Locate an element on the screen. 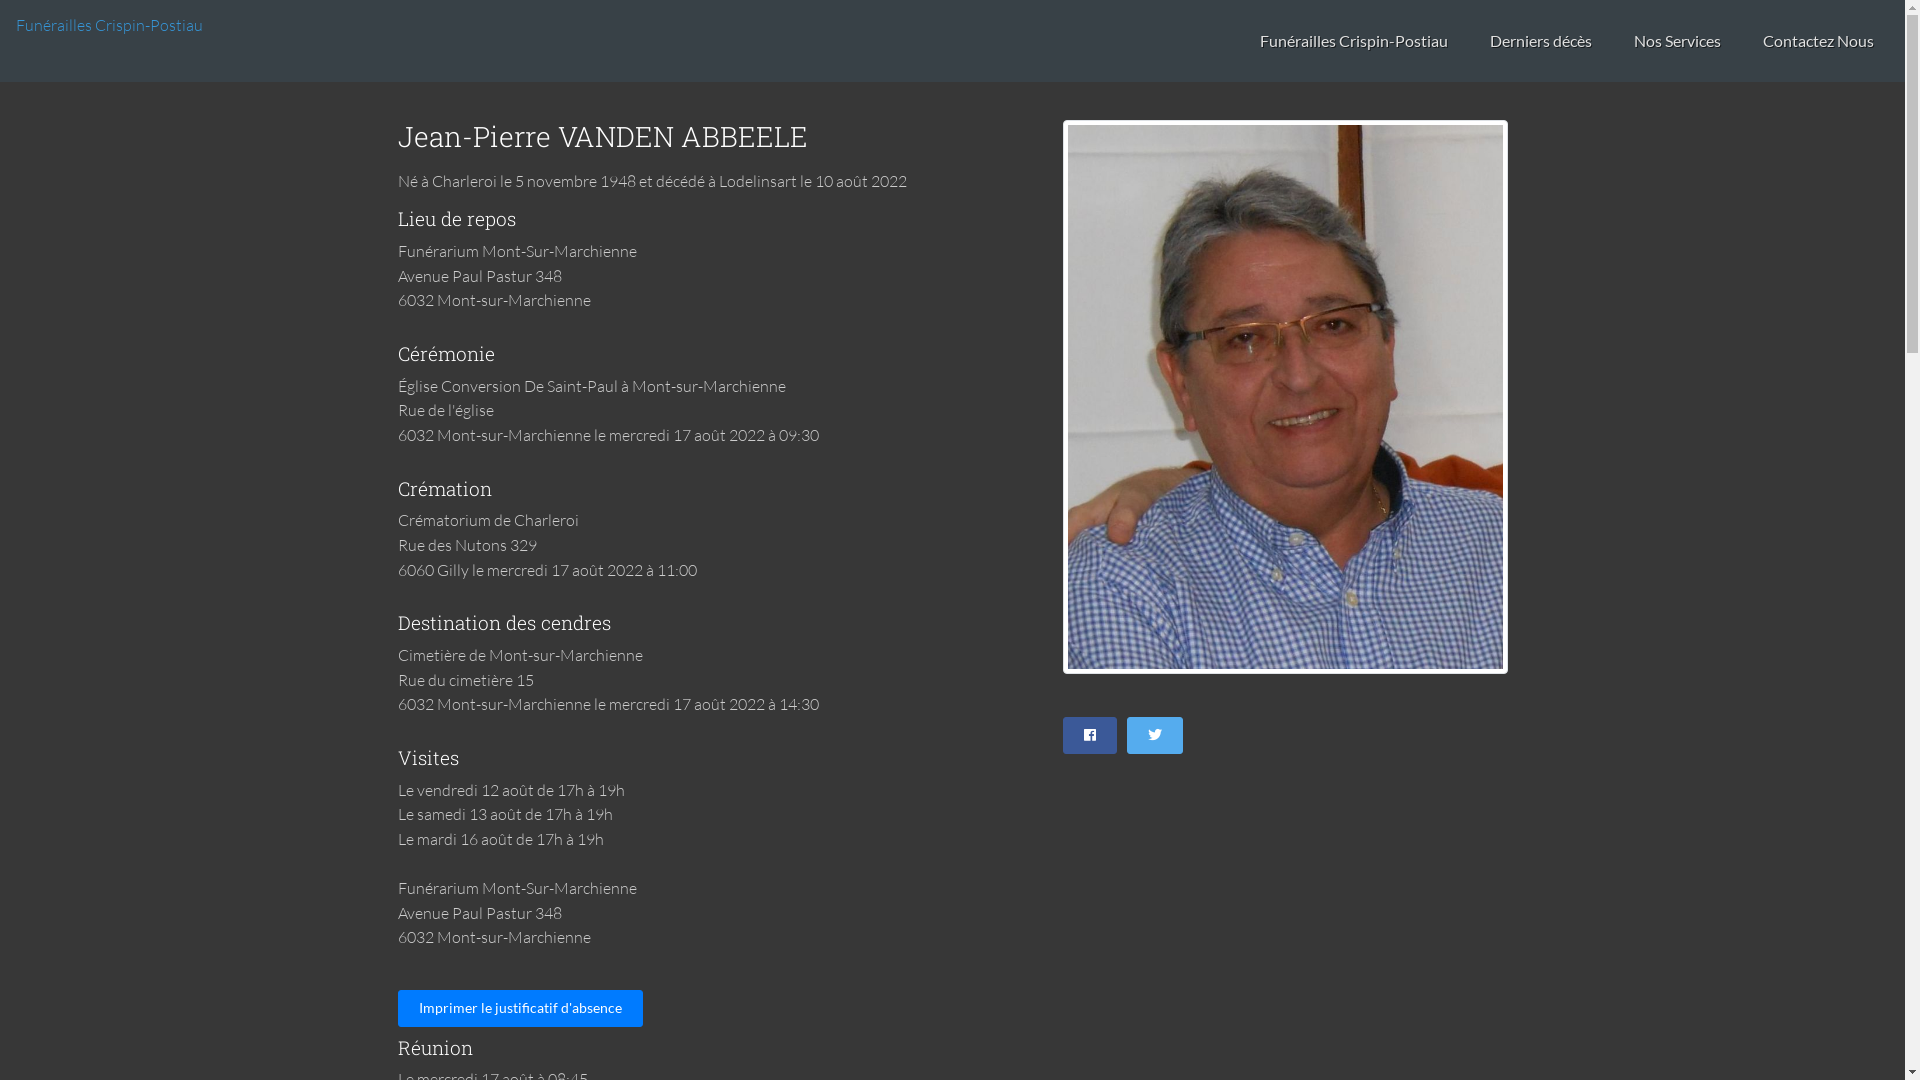 This screenshot has width=1920, height=1080. 'Contactez Nous' is located at coordinates (1746, 41).